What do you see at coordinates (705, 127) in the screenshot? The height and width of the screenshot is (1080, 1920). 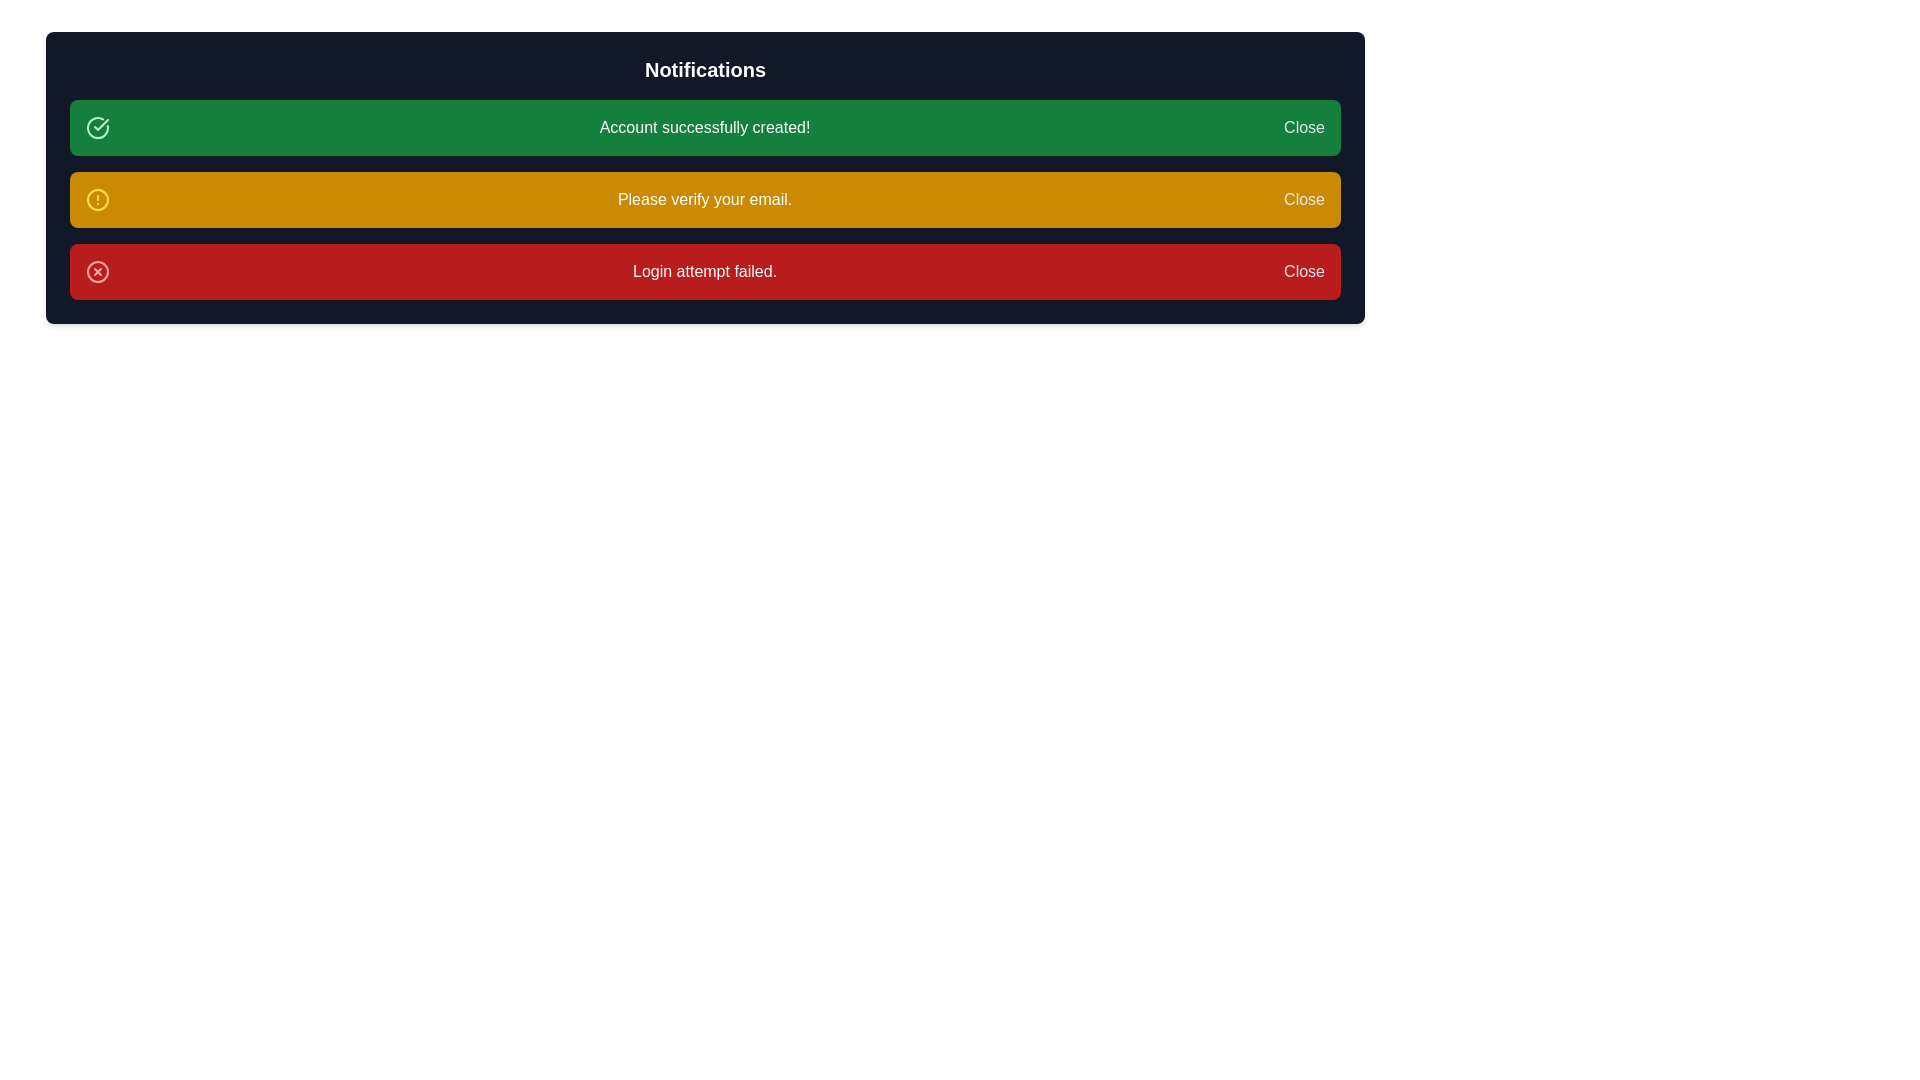 I see `the Notification banner with a green background that displays 'Account successfully created!' and includes a 'Close' button on the right` at bounding box center [705, 127].